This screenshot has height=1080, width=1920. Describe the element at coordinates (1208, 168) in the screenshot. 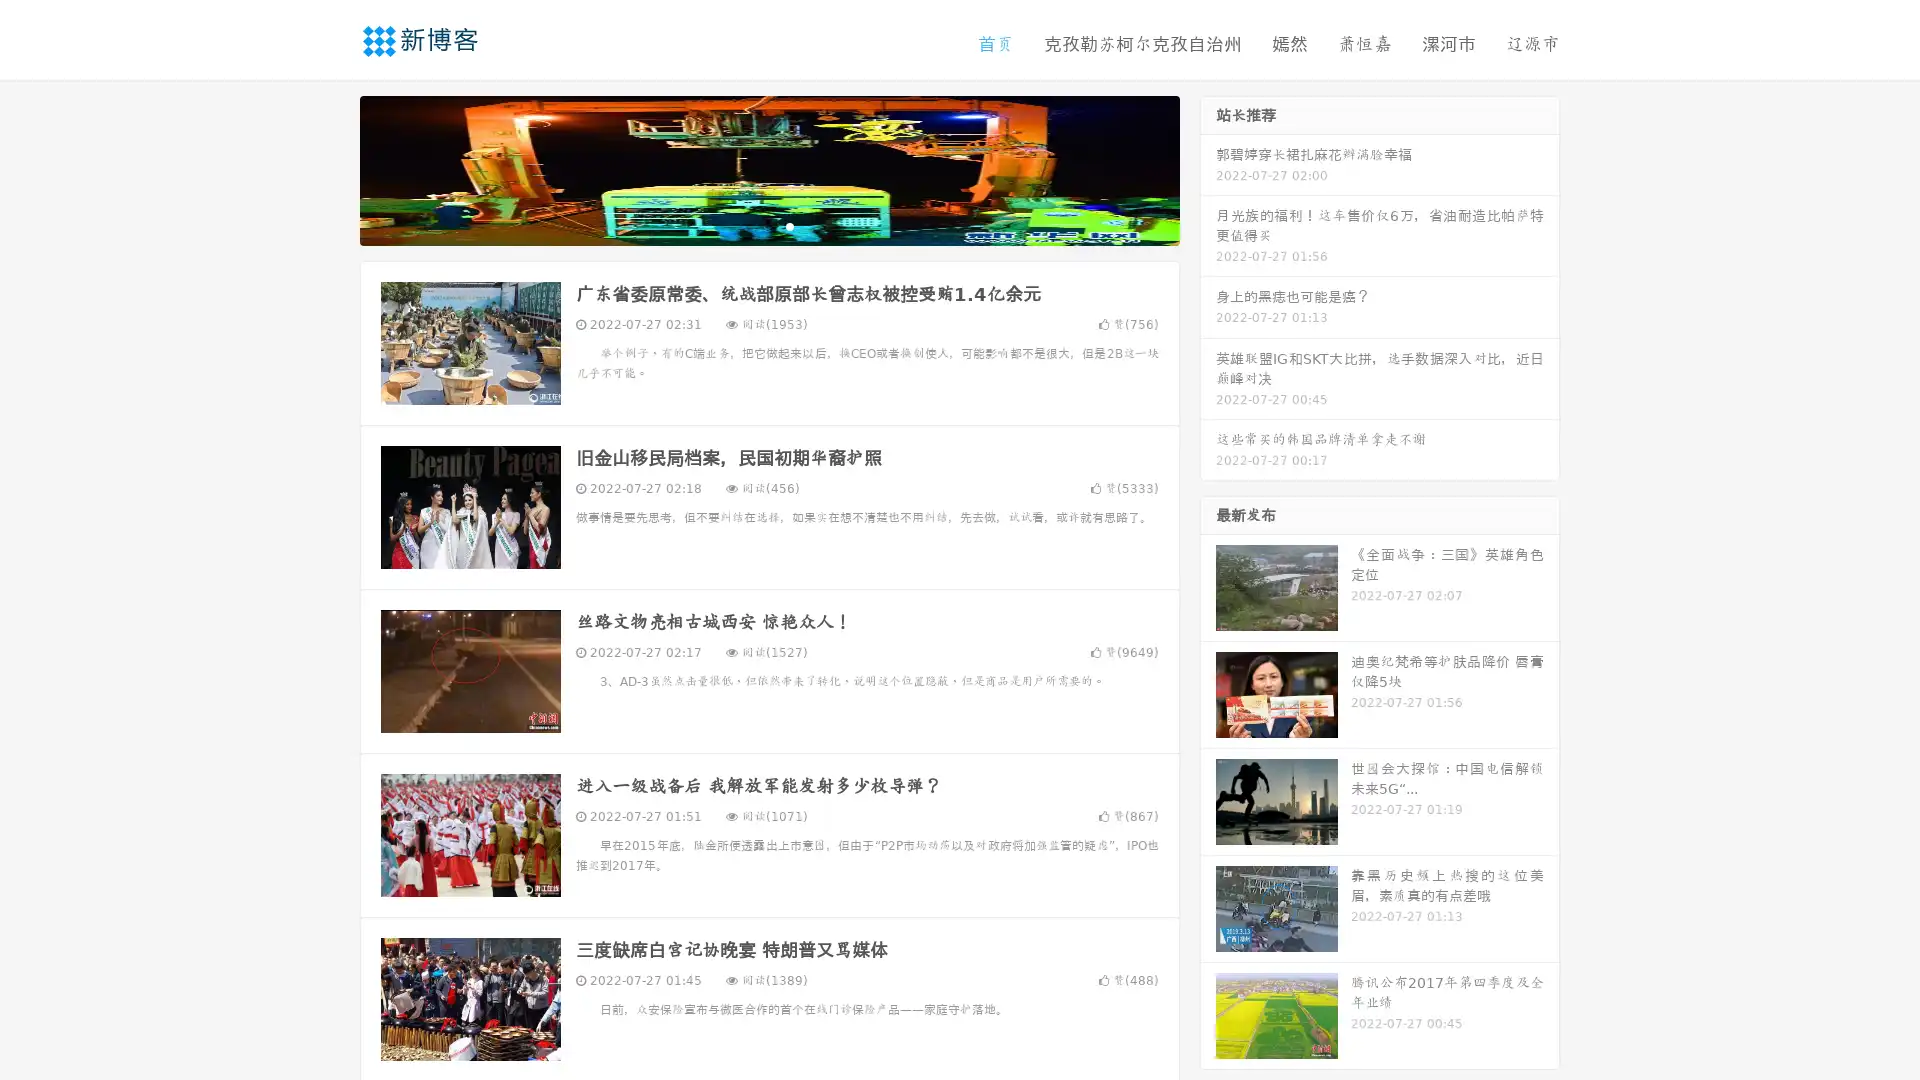

I see `Next slide` at that location.